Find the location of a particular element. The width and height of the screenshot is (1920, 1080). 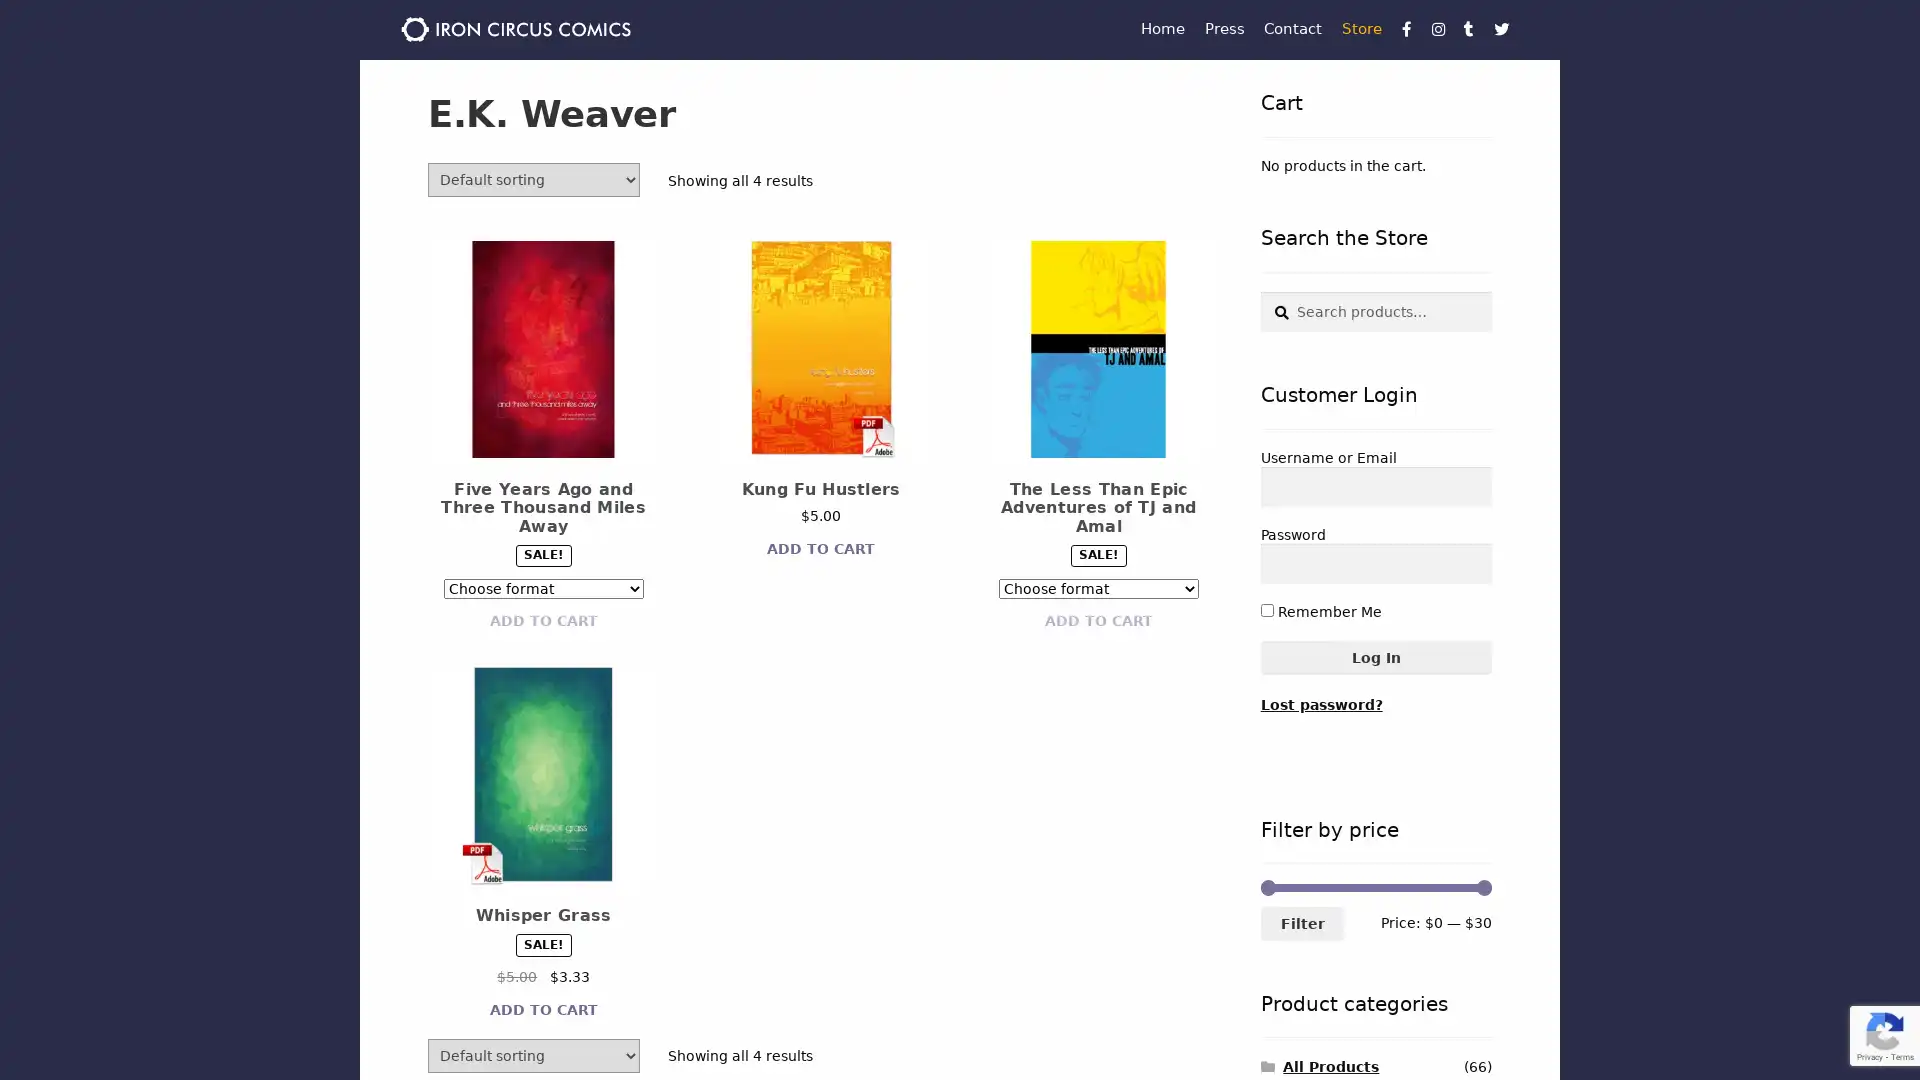

Filter is located at coordinates (1301, 923).